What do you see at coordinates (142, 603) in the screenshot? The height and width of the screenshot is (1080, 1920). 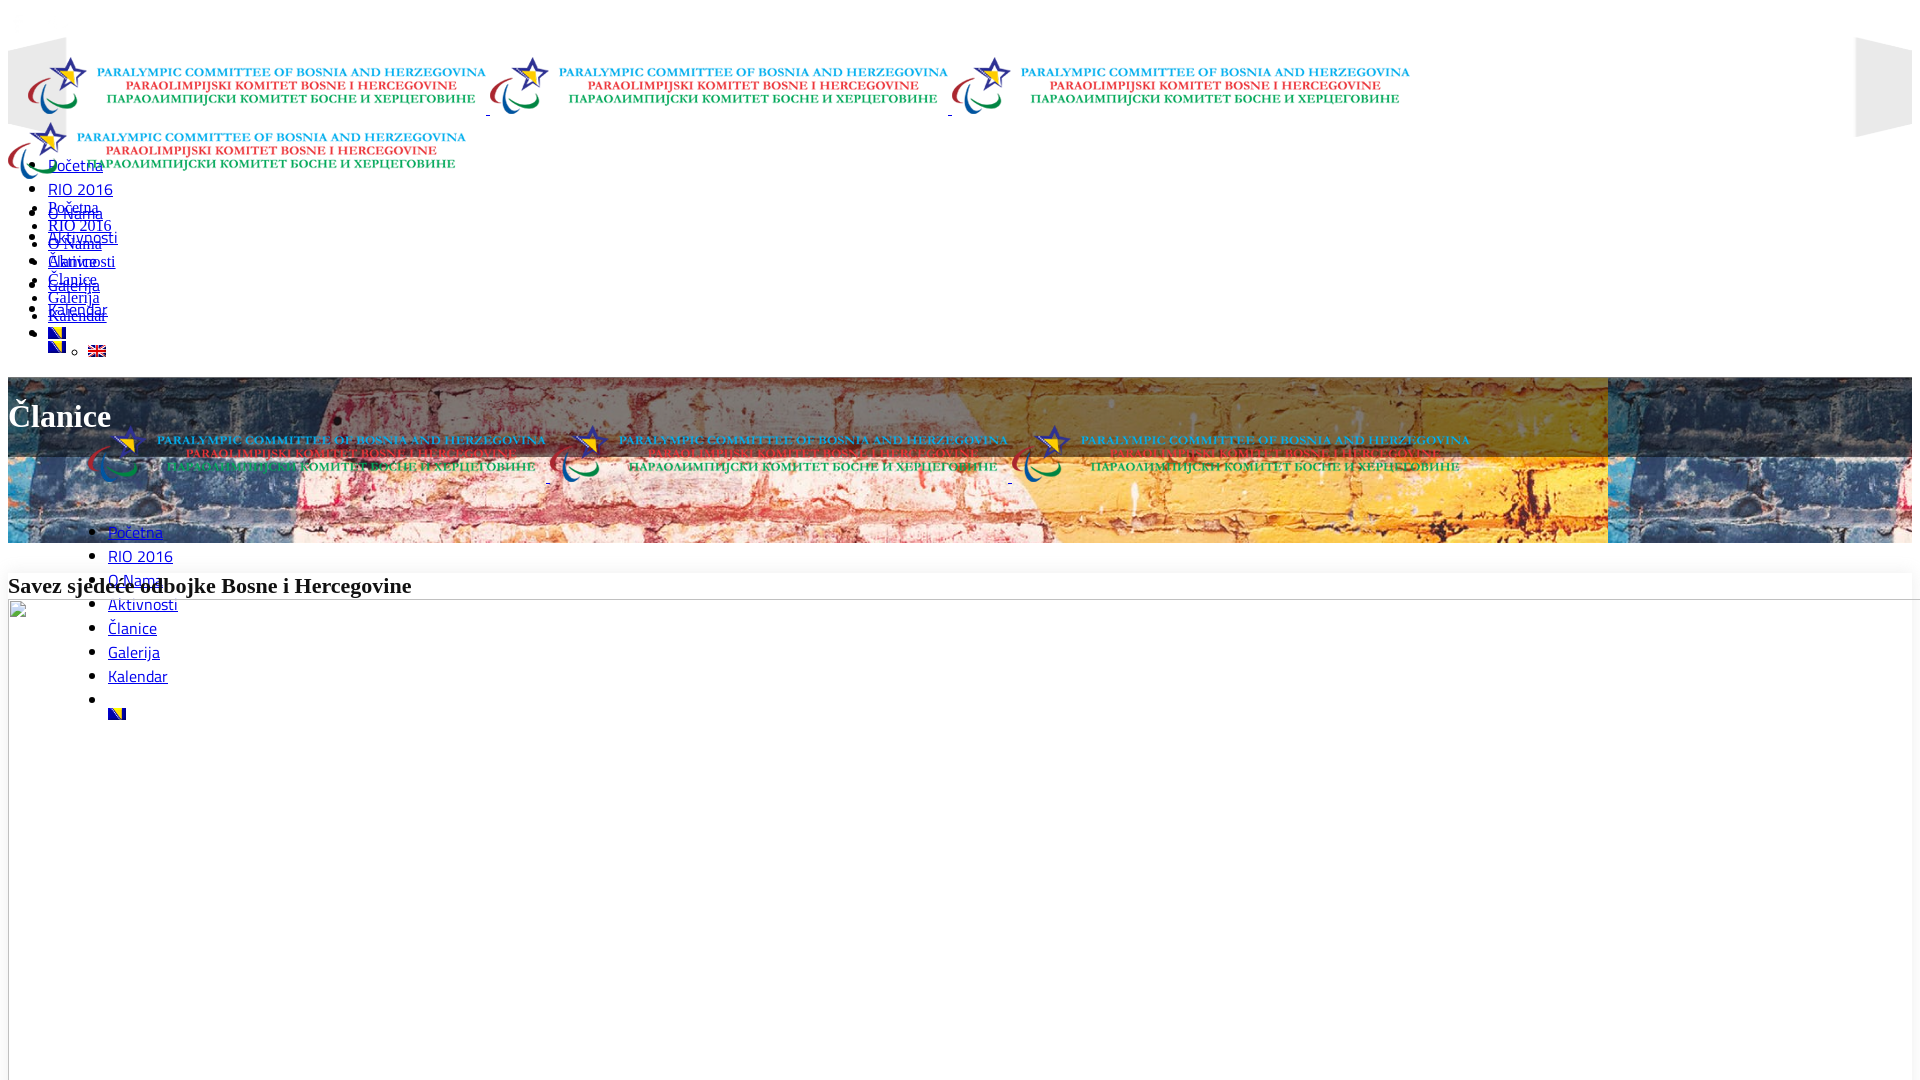 I see `'Aktivnosti'` at bounding box center [142, 603].